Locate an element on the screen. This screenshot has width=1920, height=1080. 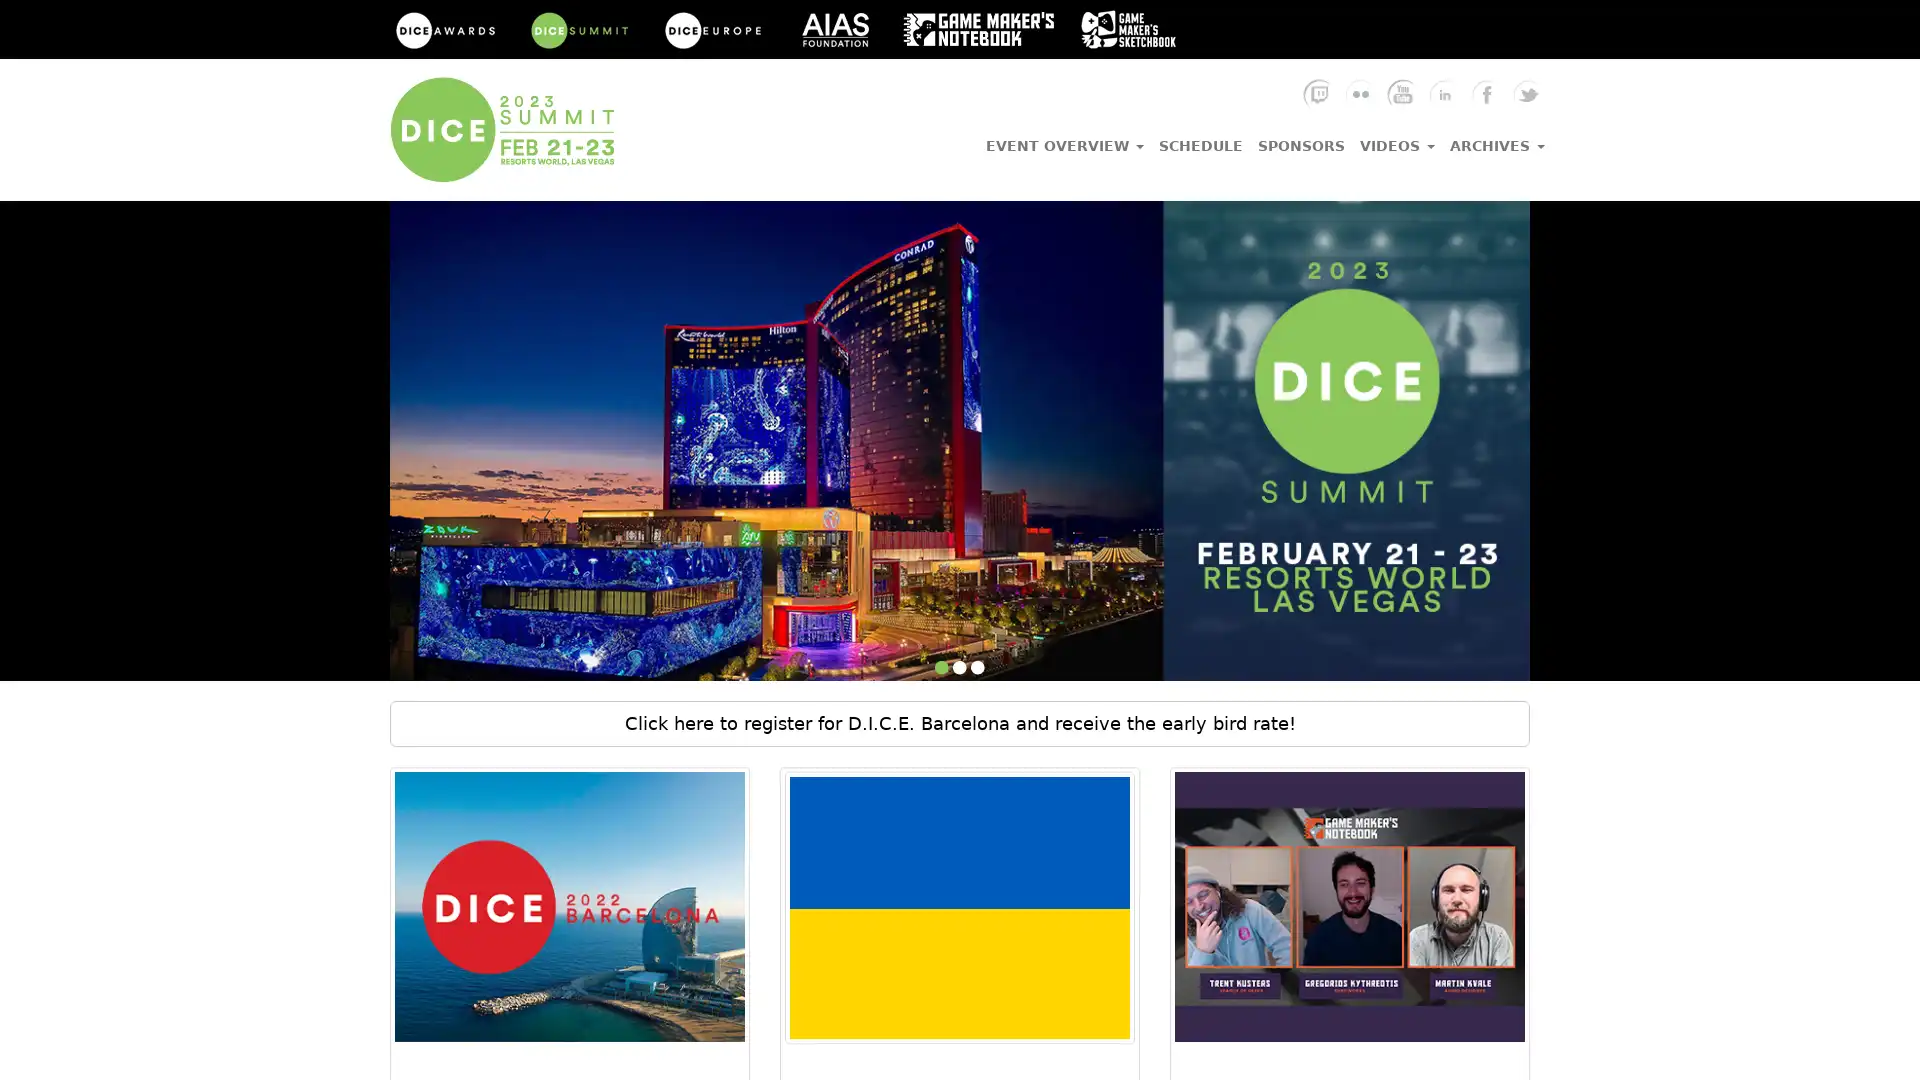
Click here to register for D.I.C.E. Barcelona and receive the early bird rate! is located at coordinates (960, 724).